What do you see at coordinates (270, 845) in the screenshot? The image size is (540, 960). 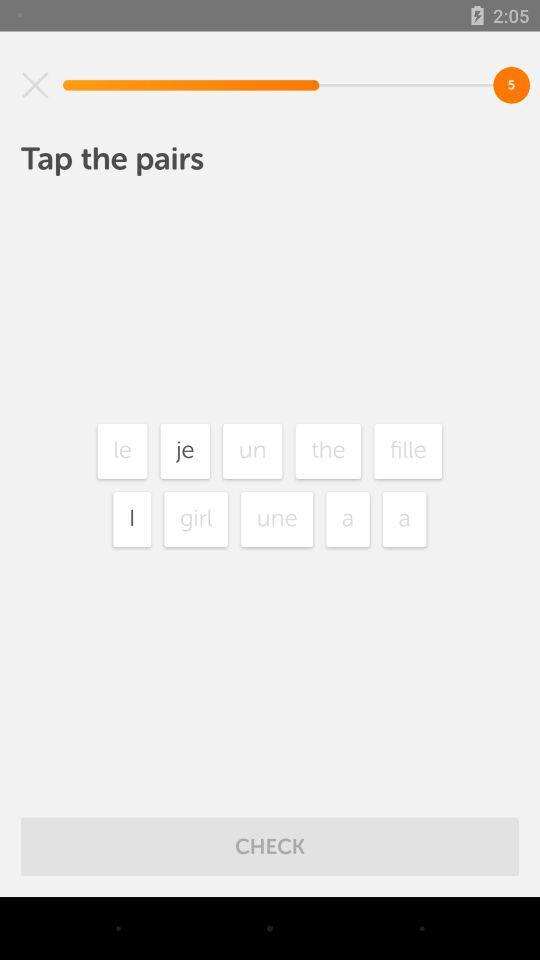 I see `the check` at bounding box center [270, 845].